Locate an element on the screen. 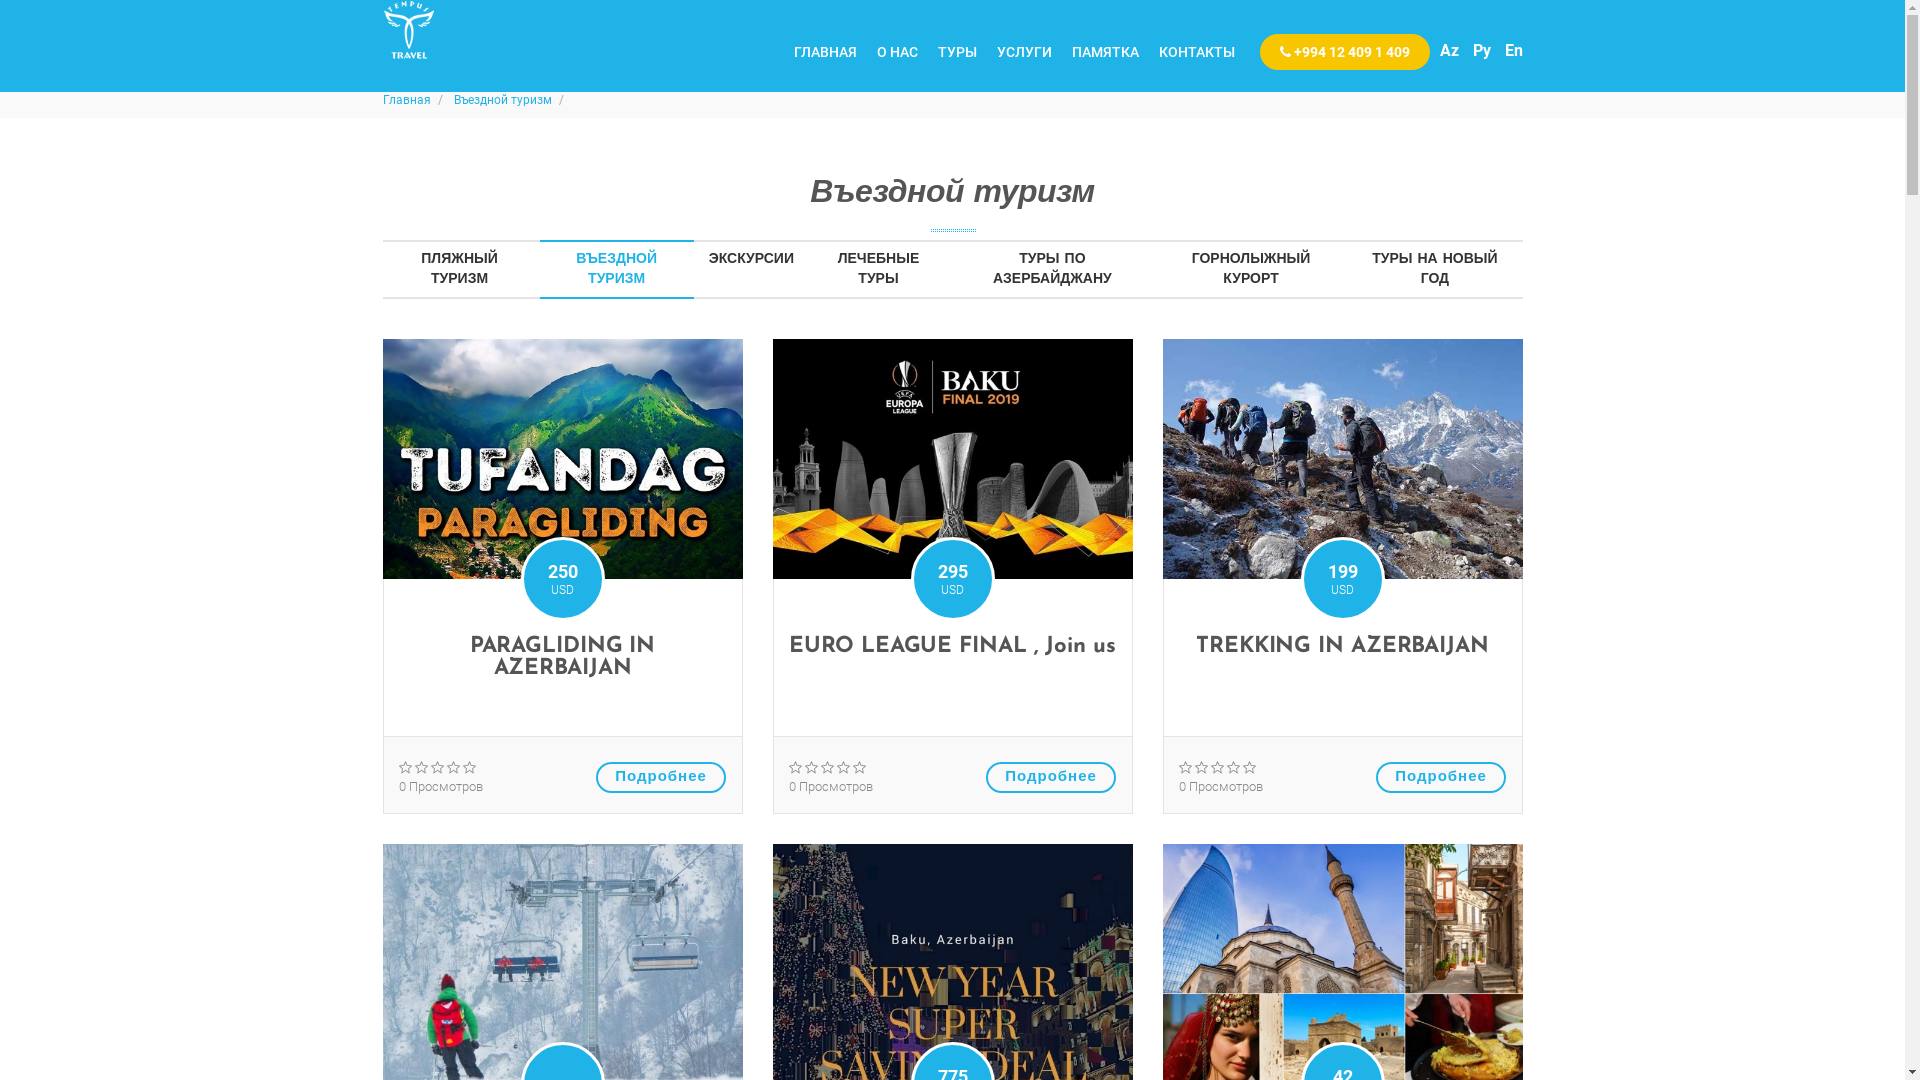 This screenshot has height=1080, width=1920. 'En' is located at coordinates (1503, 49).